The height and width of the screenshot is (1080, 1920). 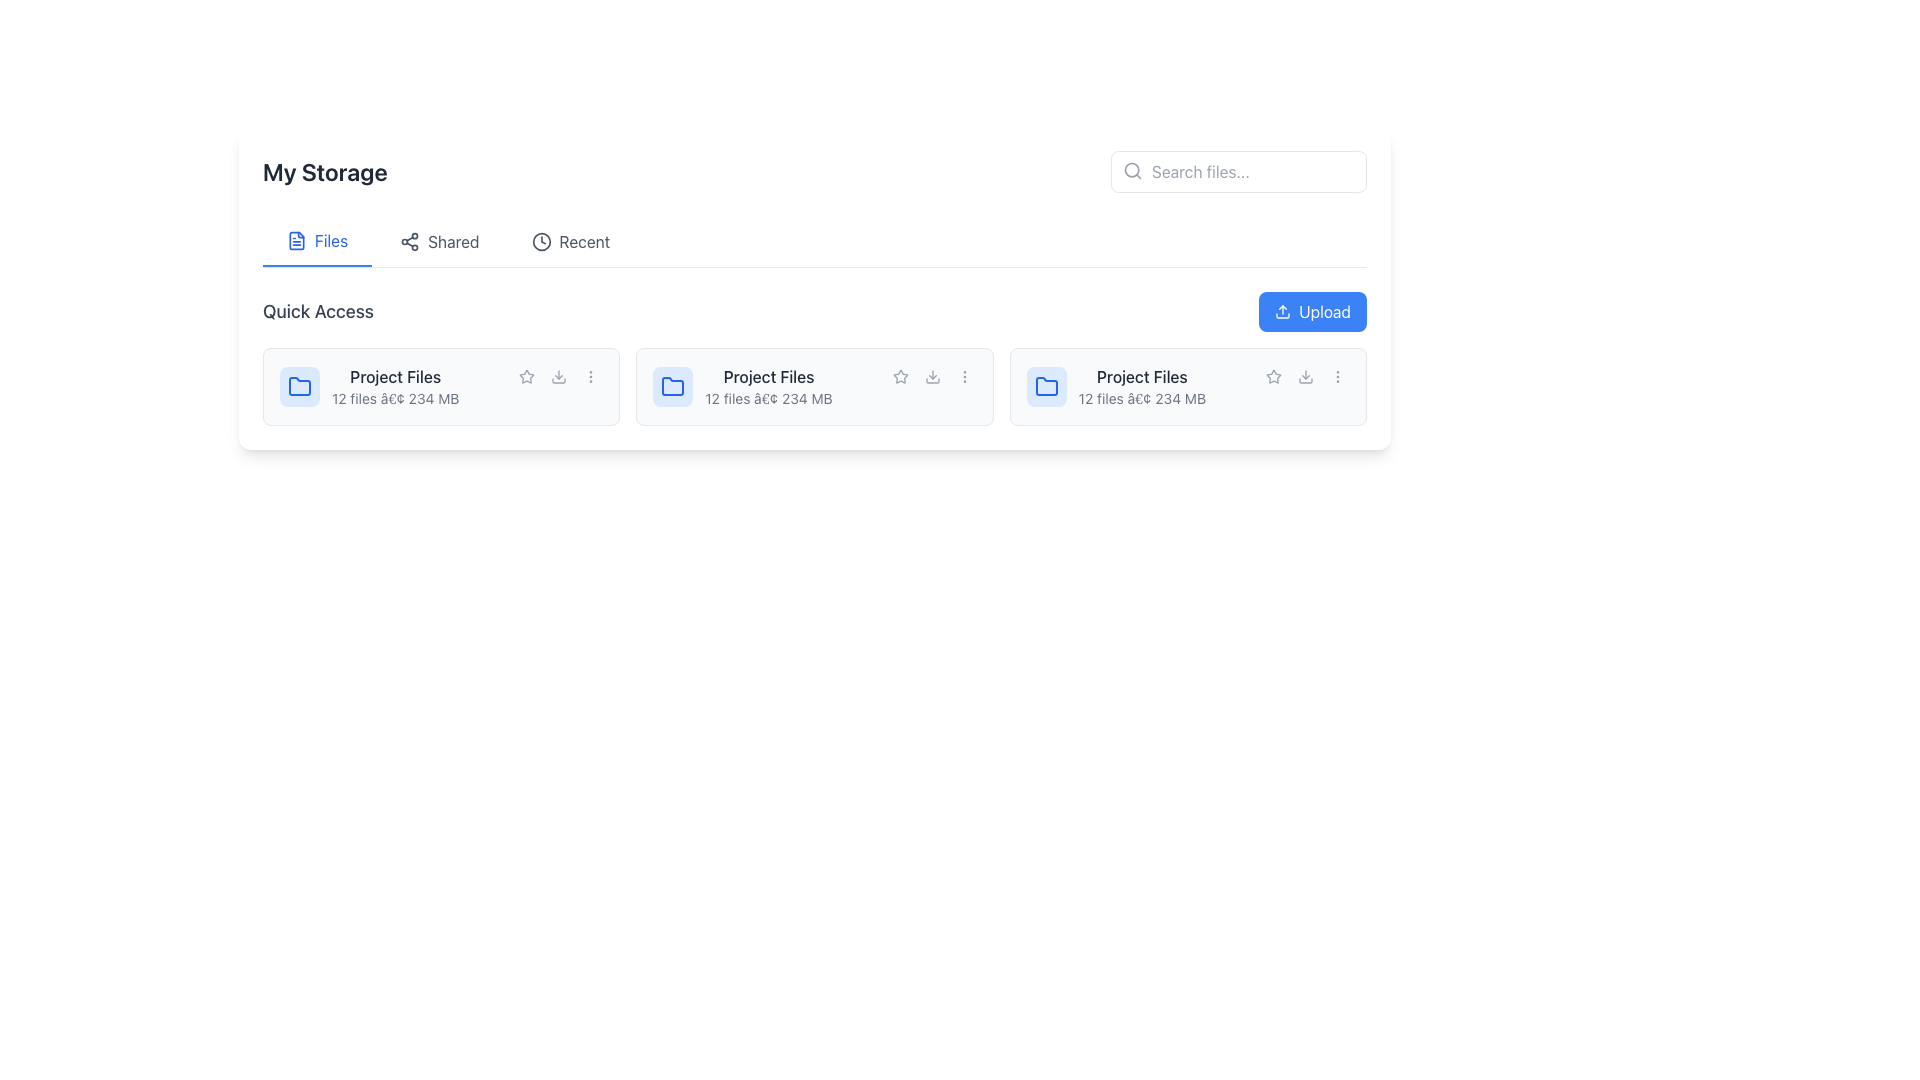 What do you see at coordinates (1045, 386) in the screenshot?
I see `the folder icon above the text 'Project Files' in the fourth file card in the 'Quick Access' section` at bounding box center [1045, 386].